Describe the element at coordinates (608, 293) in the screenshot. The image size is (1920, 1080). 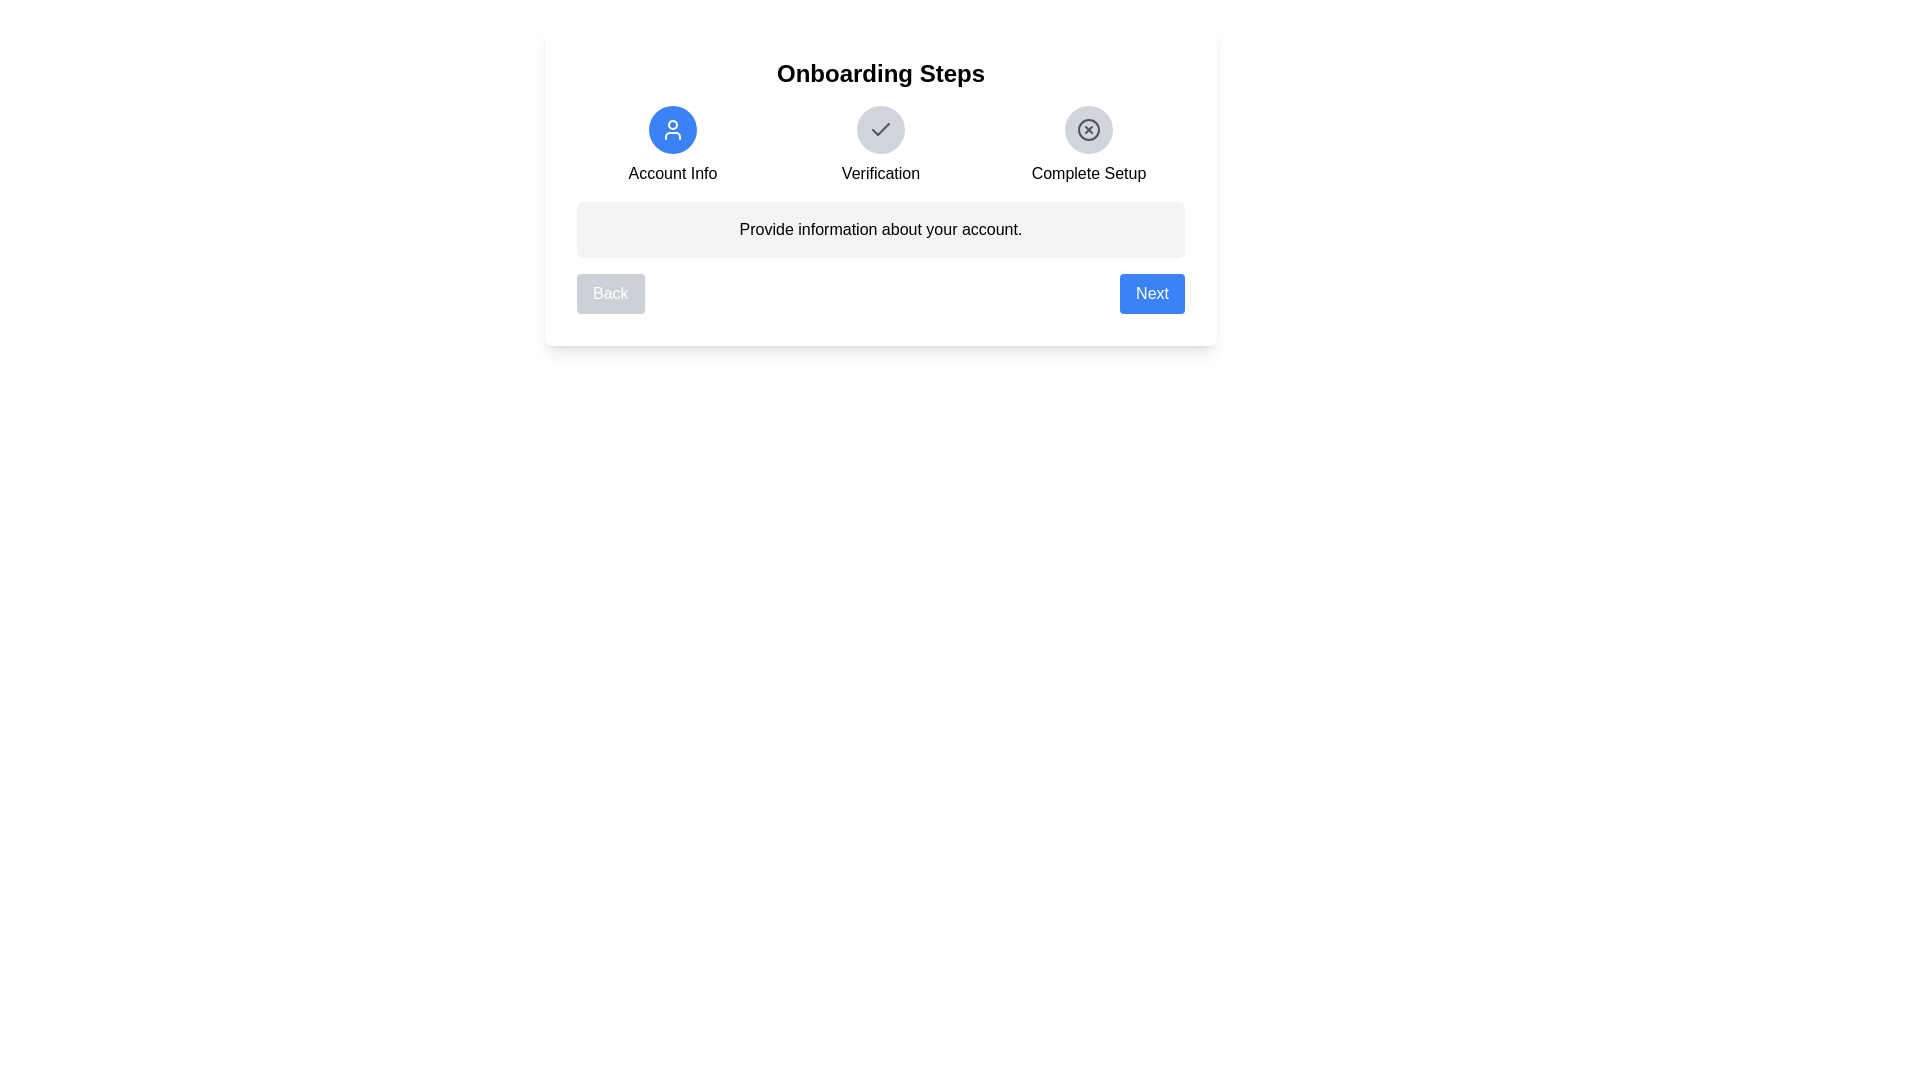
I see `'Back' button to navigate to the previous step` at that location.